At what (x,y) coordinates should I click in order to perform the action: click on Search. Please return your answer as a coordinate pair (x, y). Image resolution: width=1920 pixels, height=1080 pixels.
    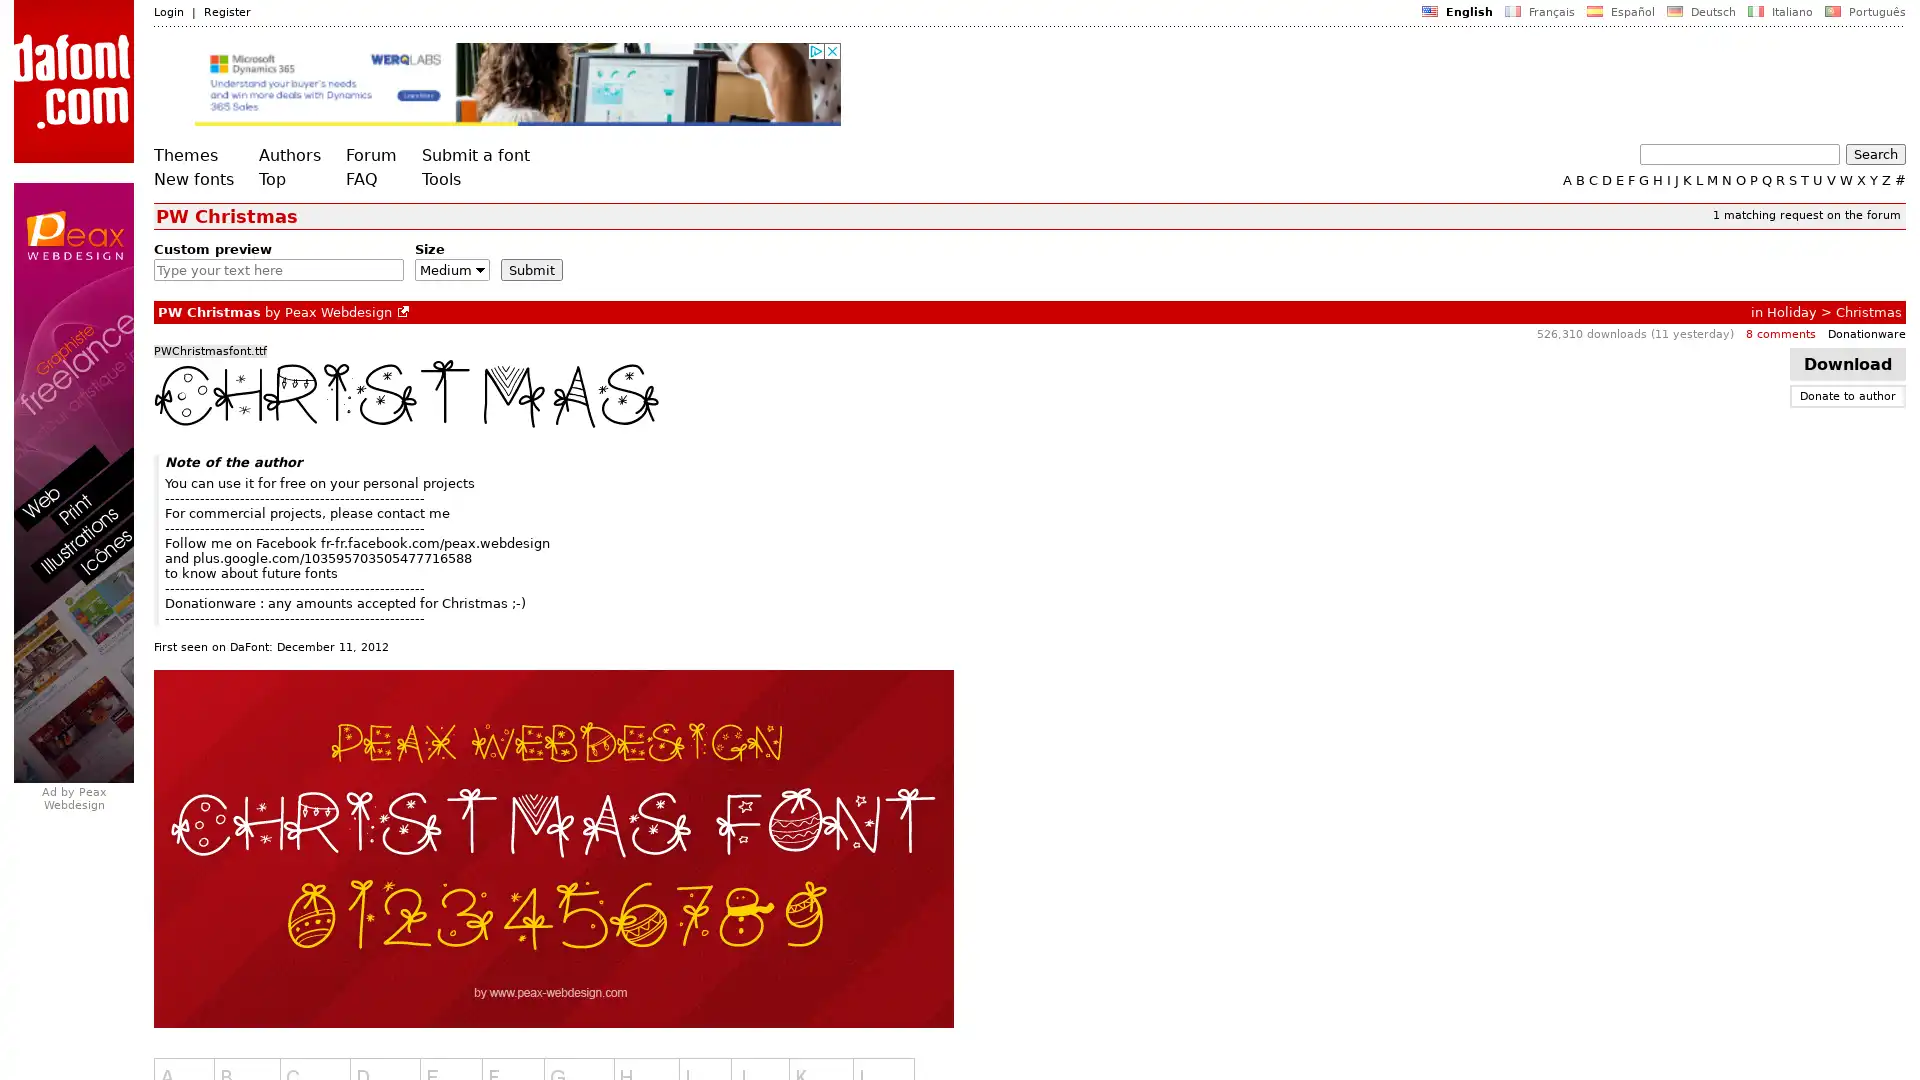
    Looking at the image, I should click on (1875, 153).